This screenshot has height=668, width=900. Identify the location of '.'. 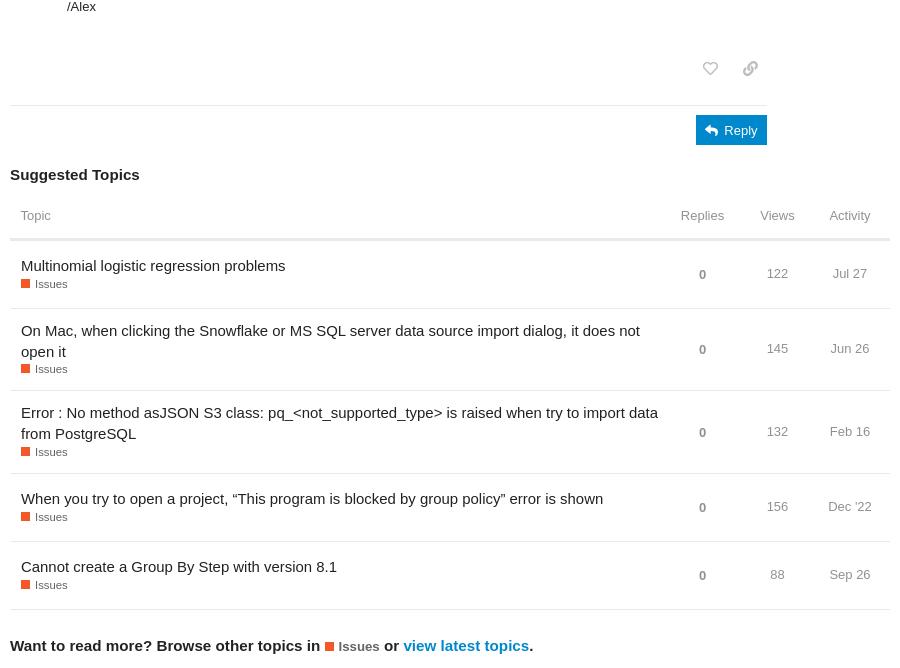
(530, 643).